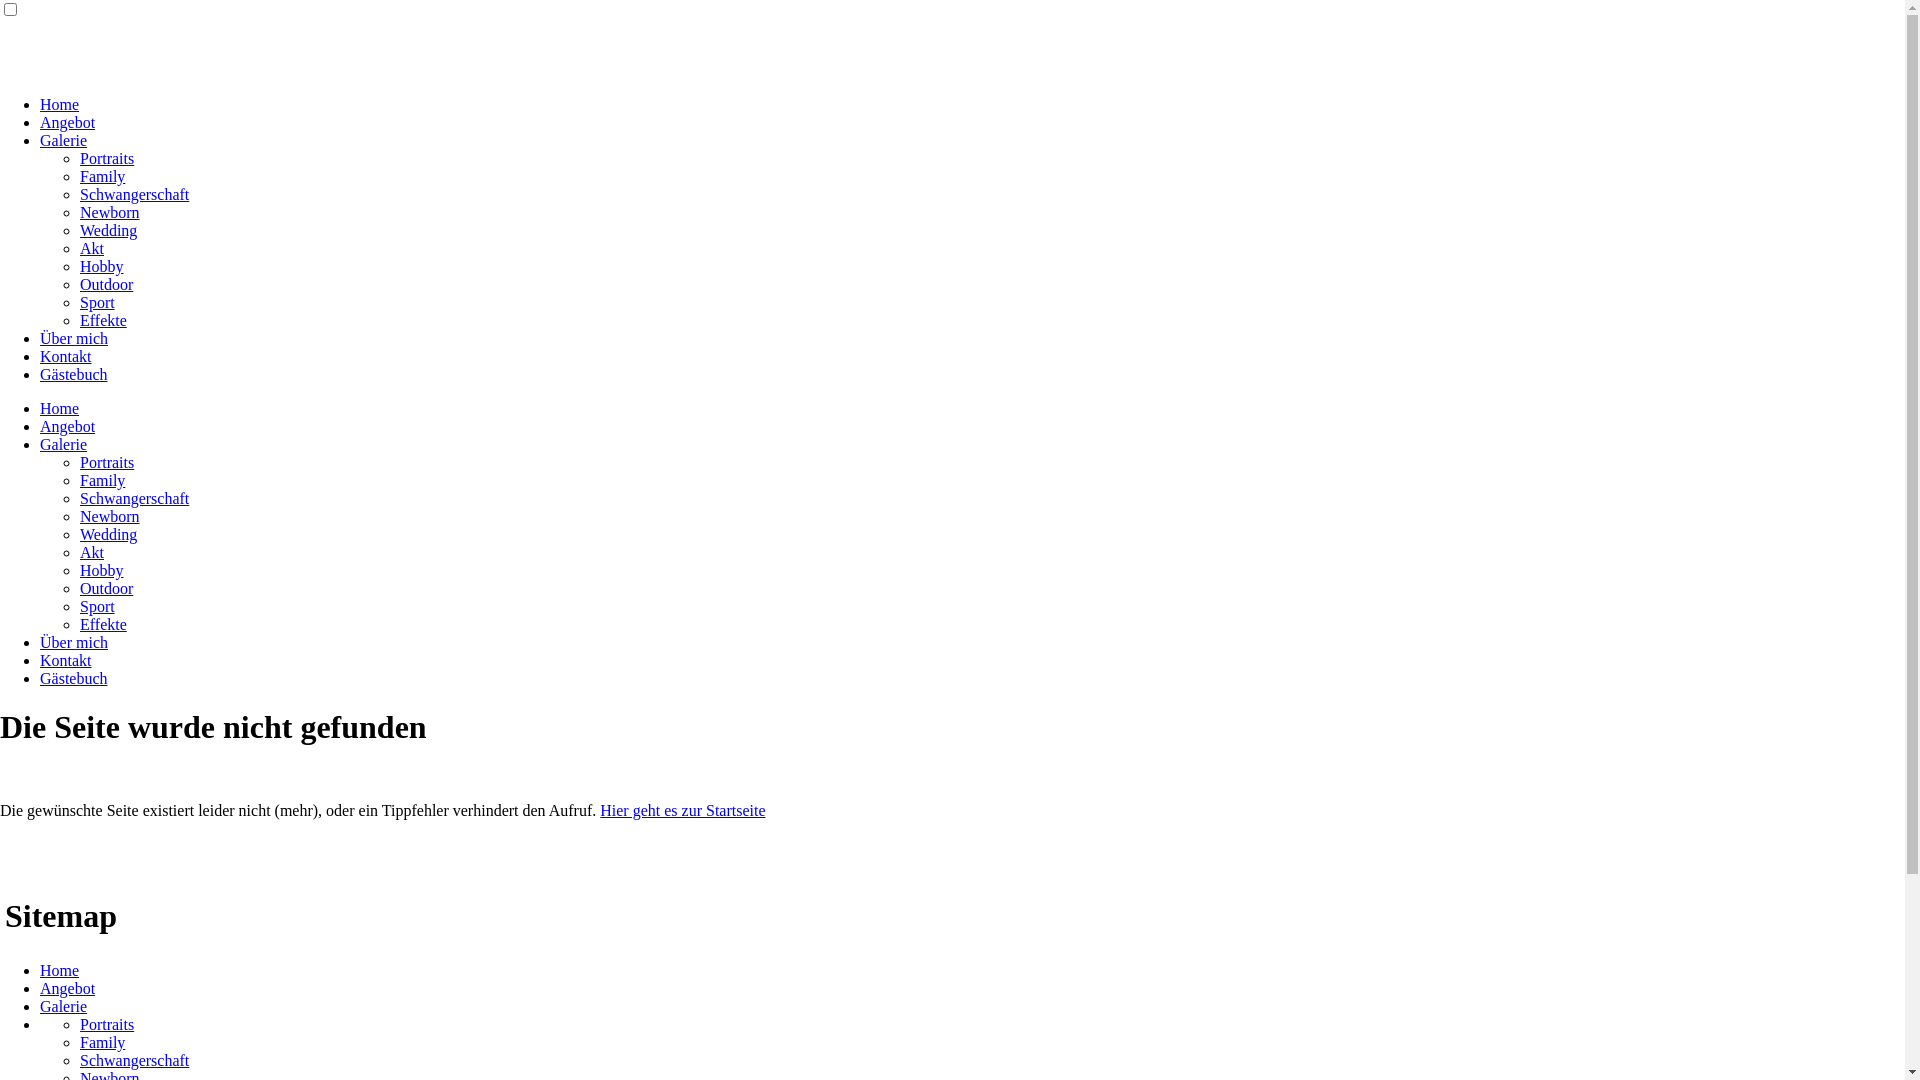 The height and width of the screenshot is (1080, 1920). What do you see at coordinates (96, 302) in the screenshot?
I see `'Sport'` at bounding box center [96, 302].